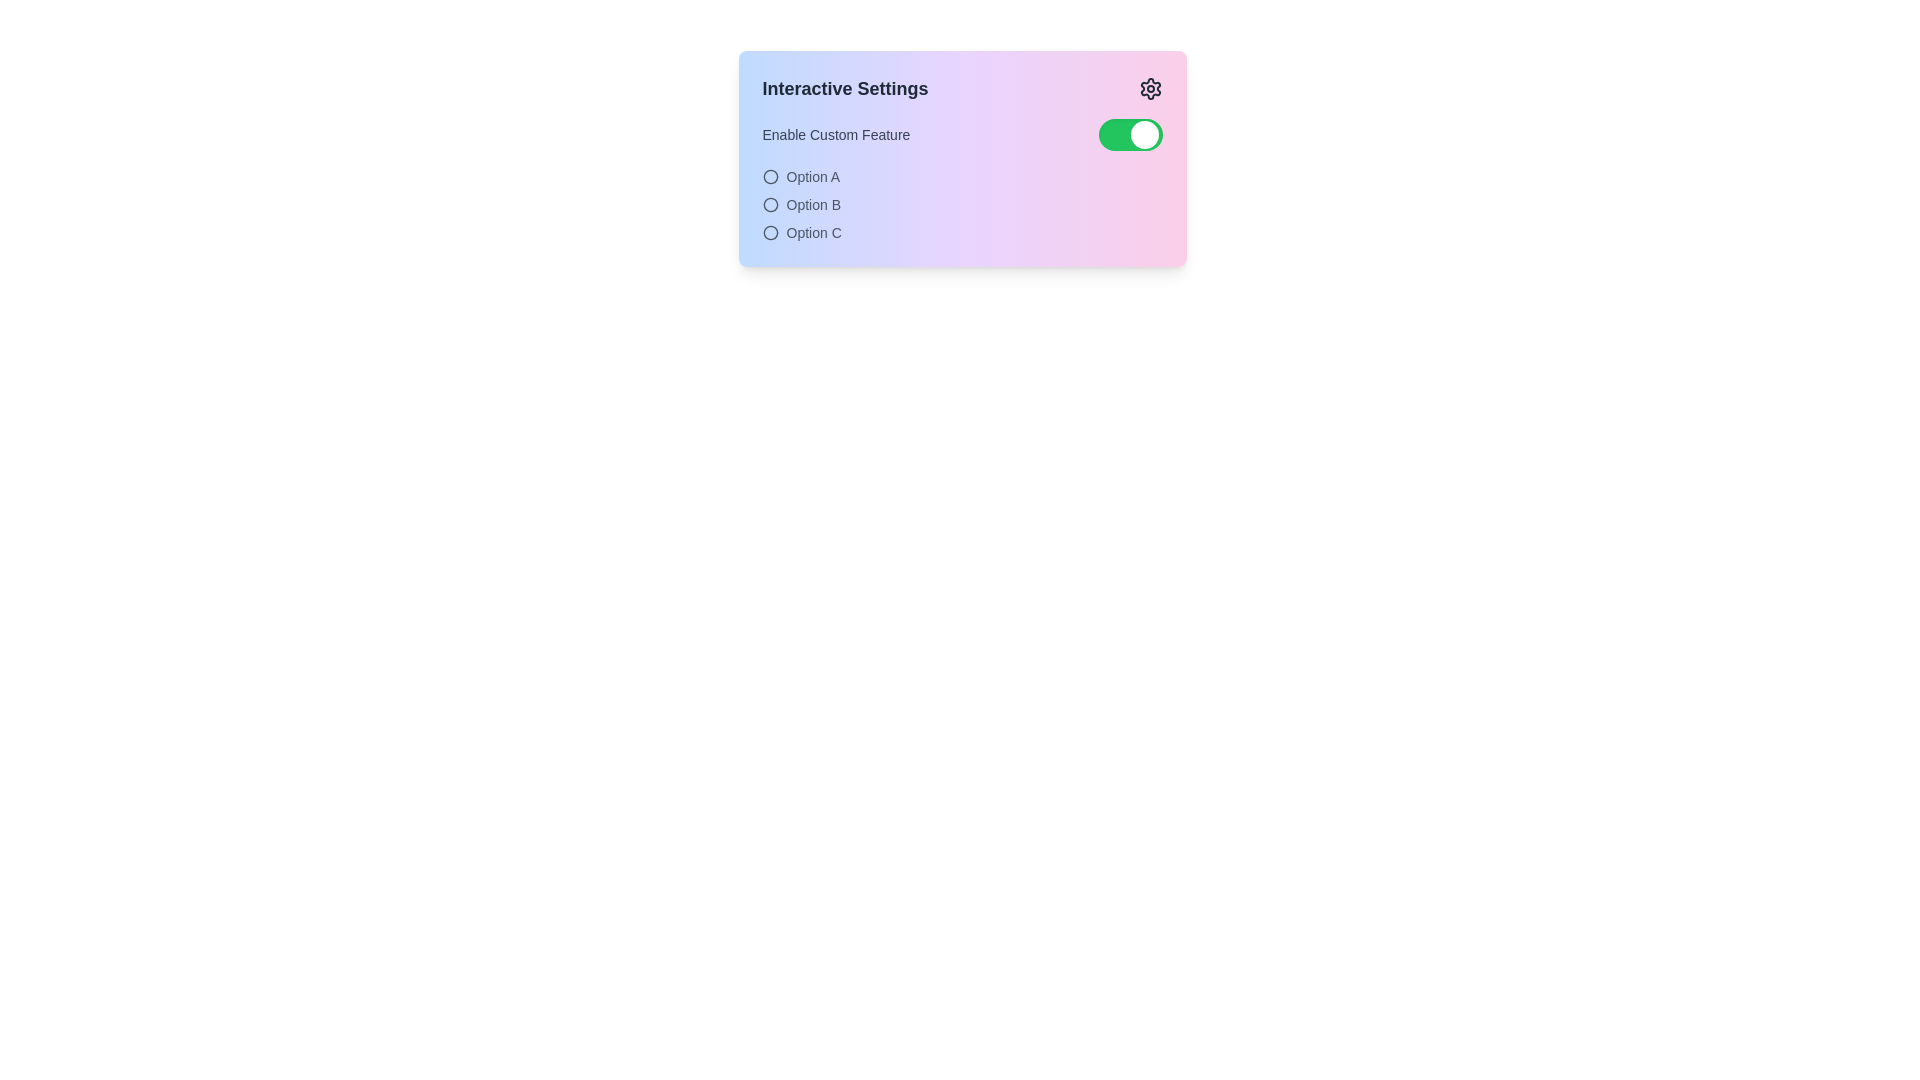  What do you see at coordinates (769, 231) in the screenshot?
I see `the grayscale radio button located to the left of the 'Option C' text under the 'Enable Custom Feature' section` at bounding box center [769, 231].